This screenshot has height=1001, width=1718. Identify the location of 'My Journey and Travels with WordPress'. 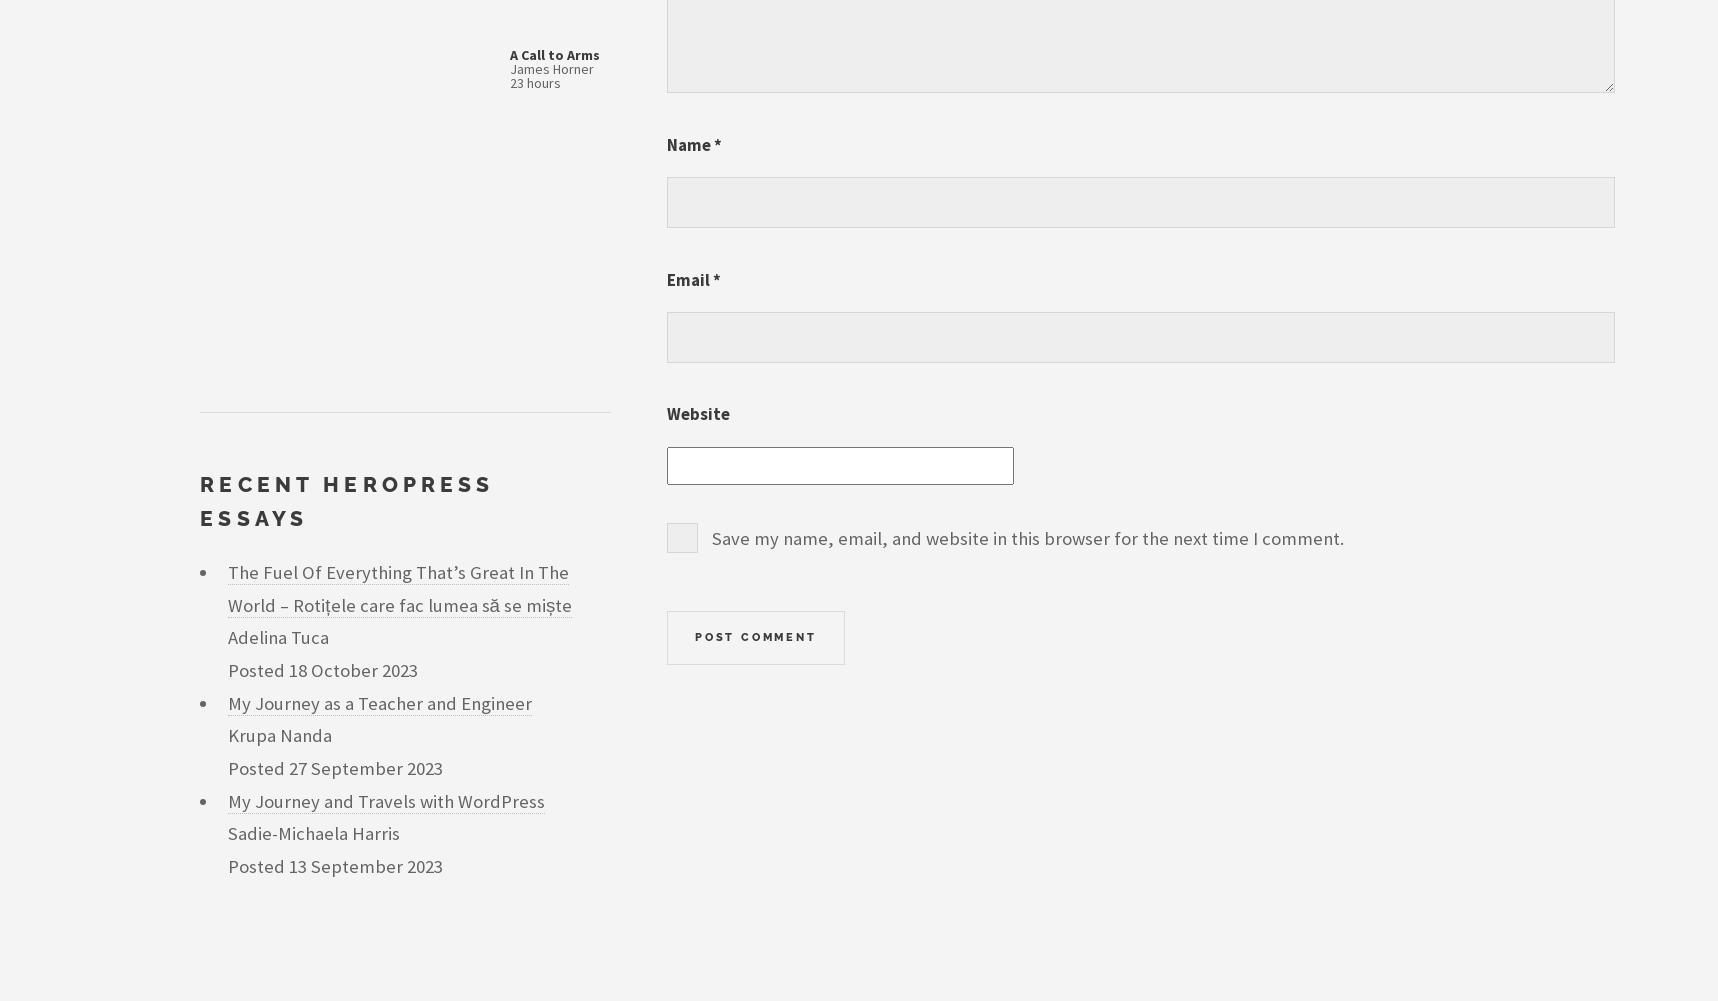
(226, 799).